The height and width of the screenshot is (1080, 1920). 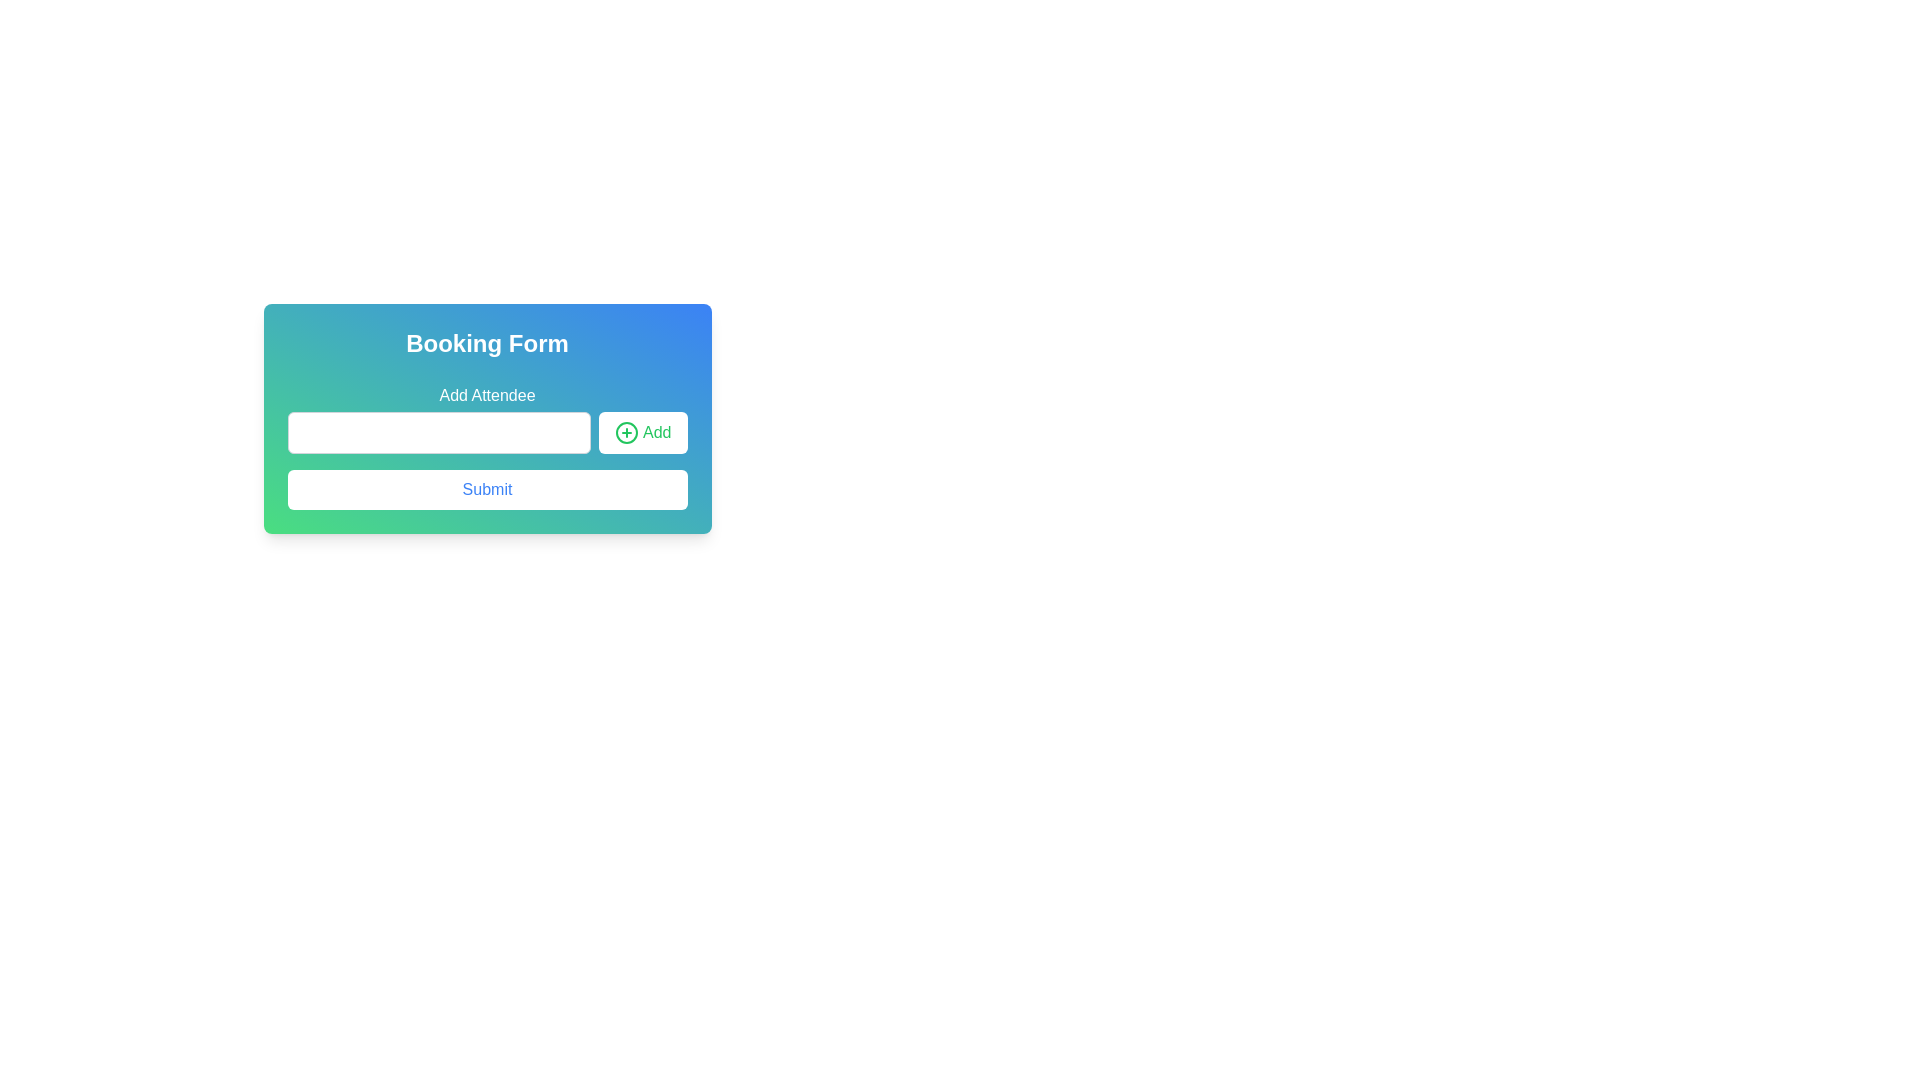 I want to click on the text label displaying 'Booking Form', which is styled in bold white font with a gradient background transitioning from green to blue, so click(x=487, y=342).